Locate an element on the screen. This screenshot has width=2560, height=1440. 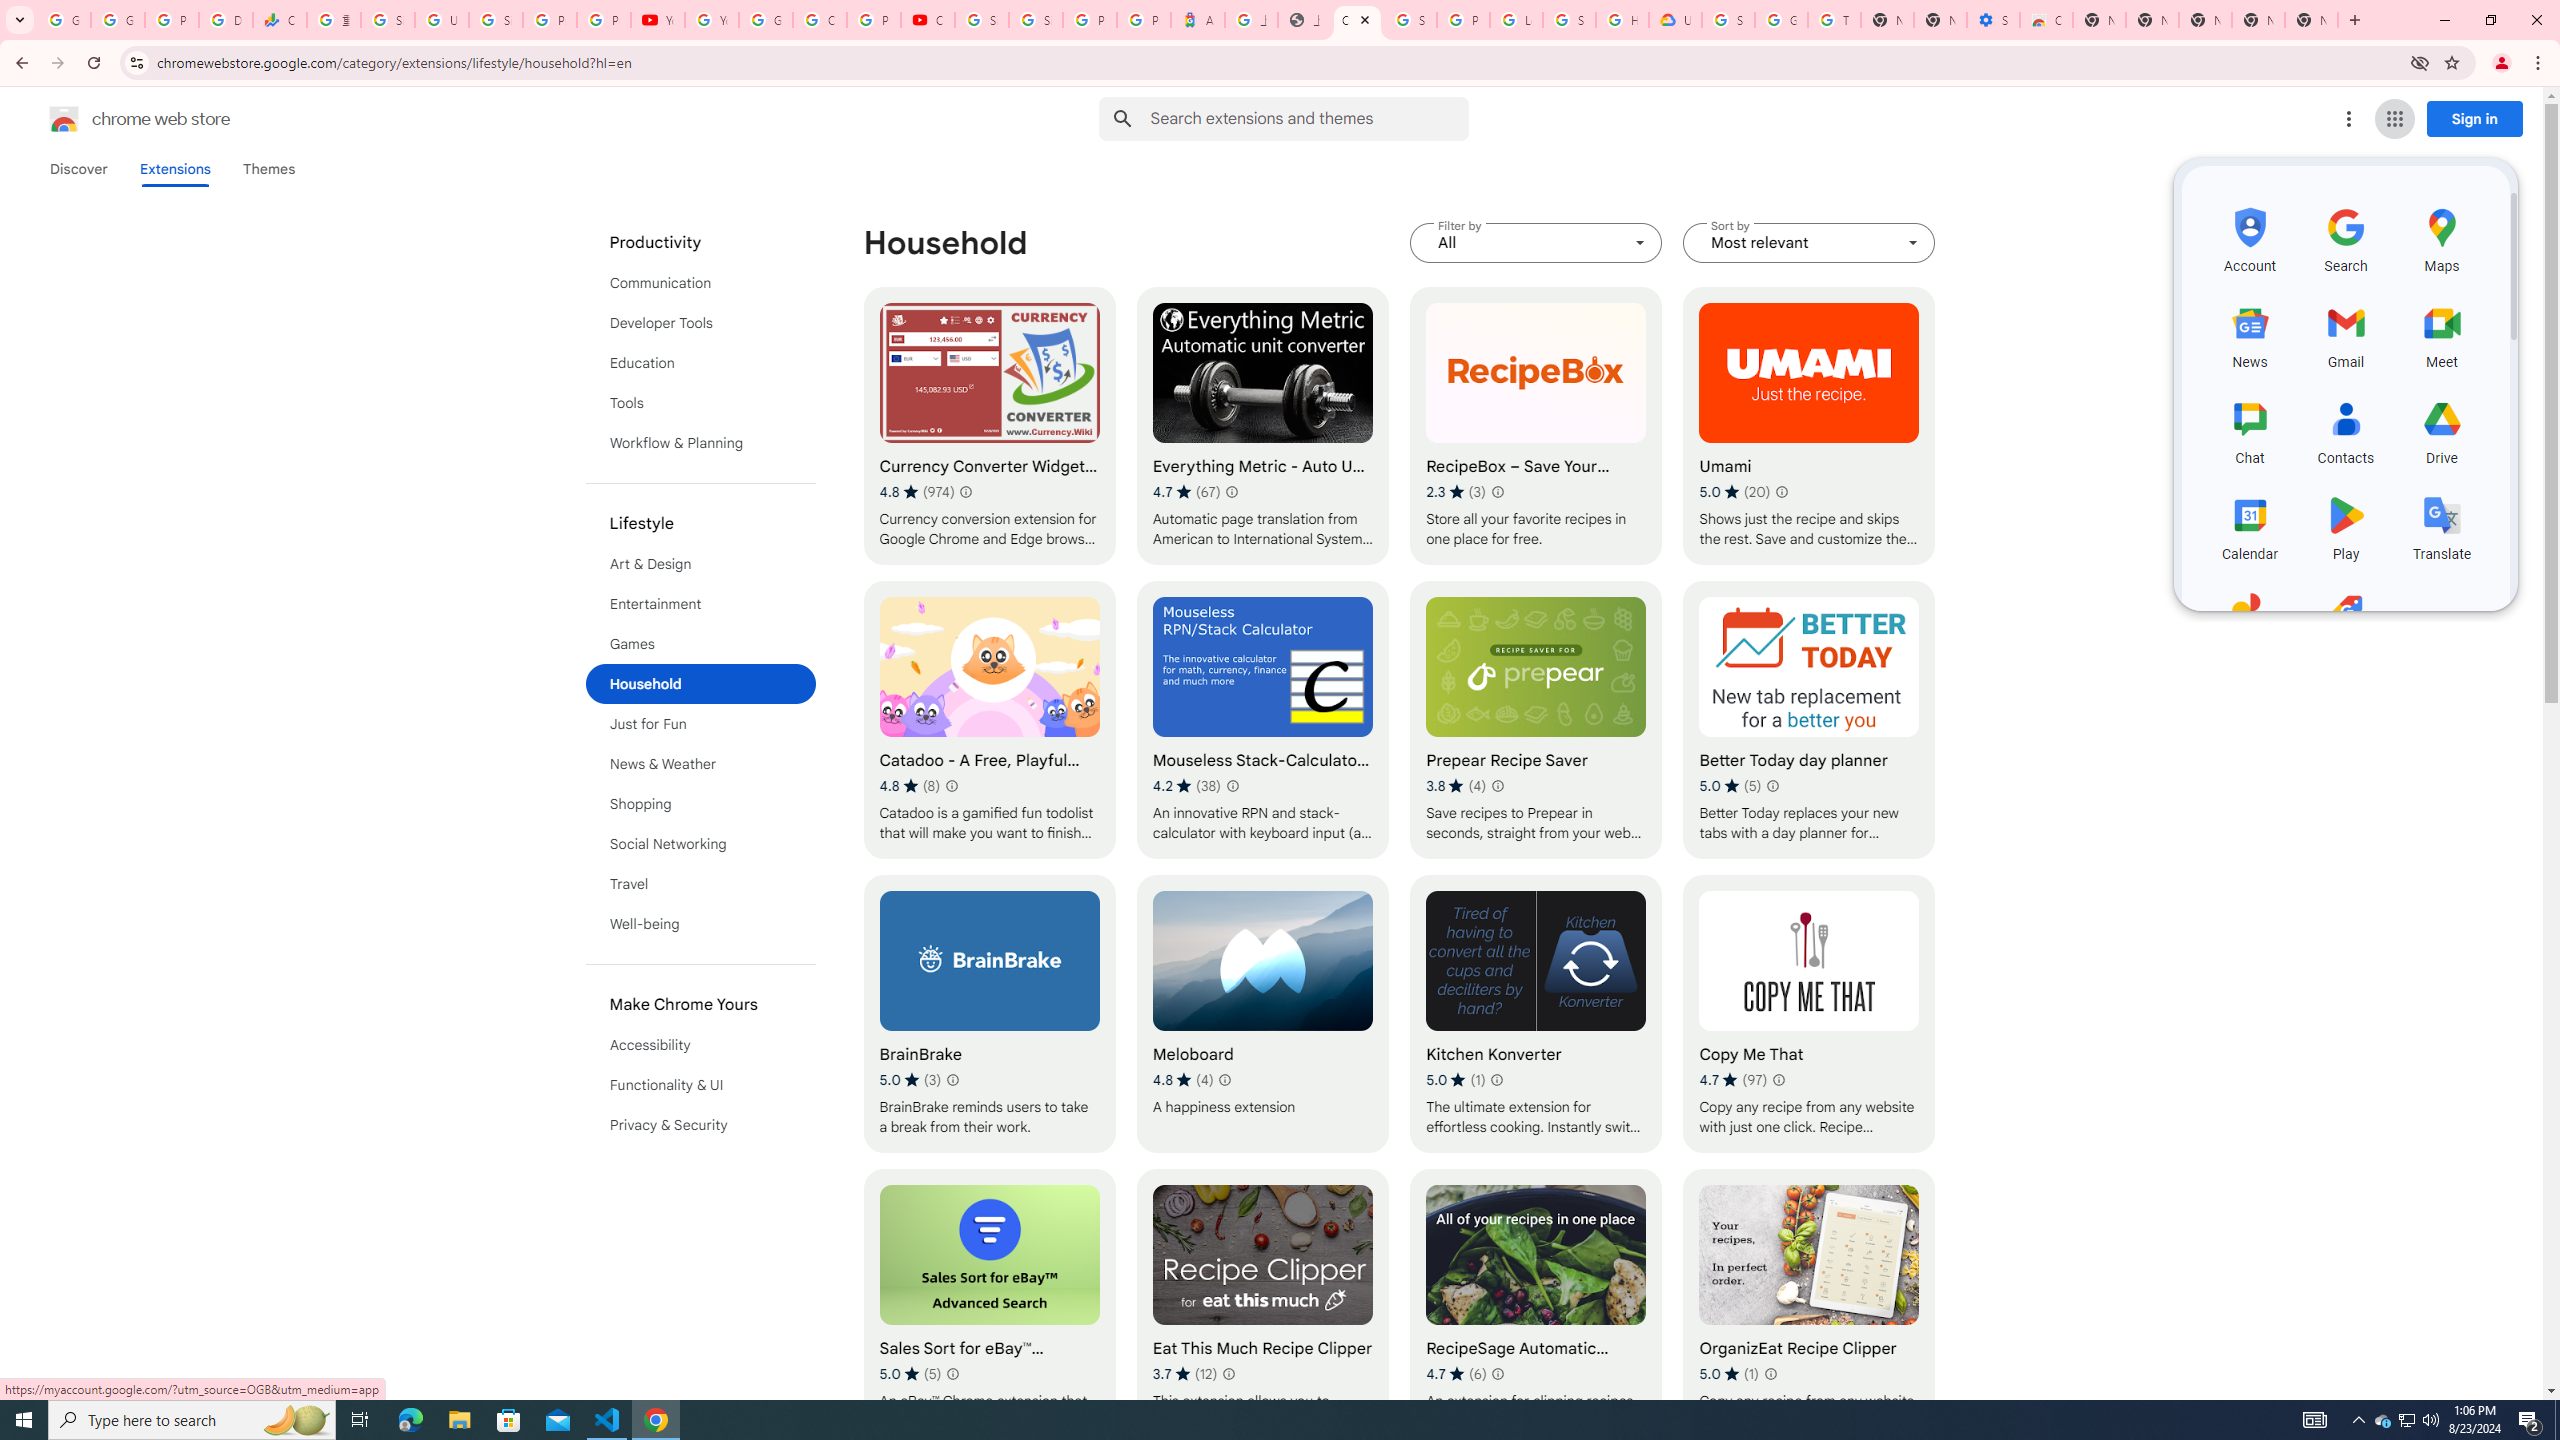
'Google Account Help' is located at coordinates (1781, 19).